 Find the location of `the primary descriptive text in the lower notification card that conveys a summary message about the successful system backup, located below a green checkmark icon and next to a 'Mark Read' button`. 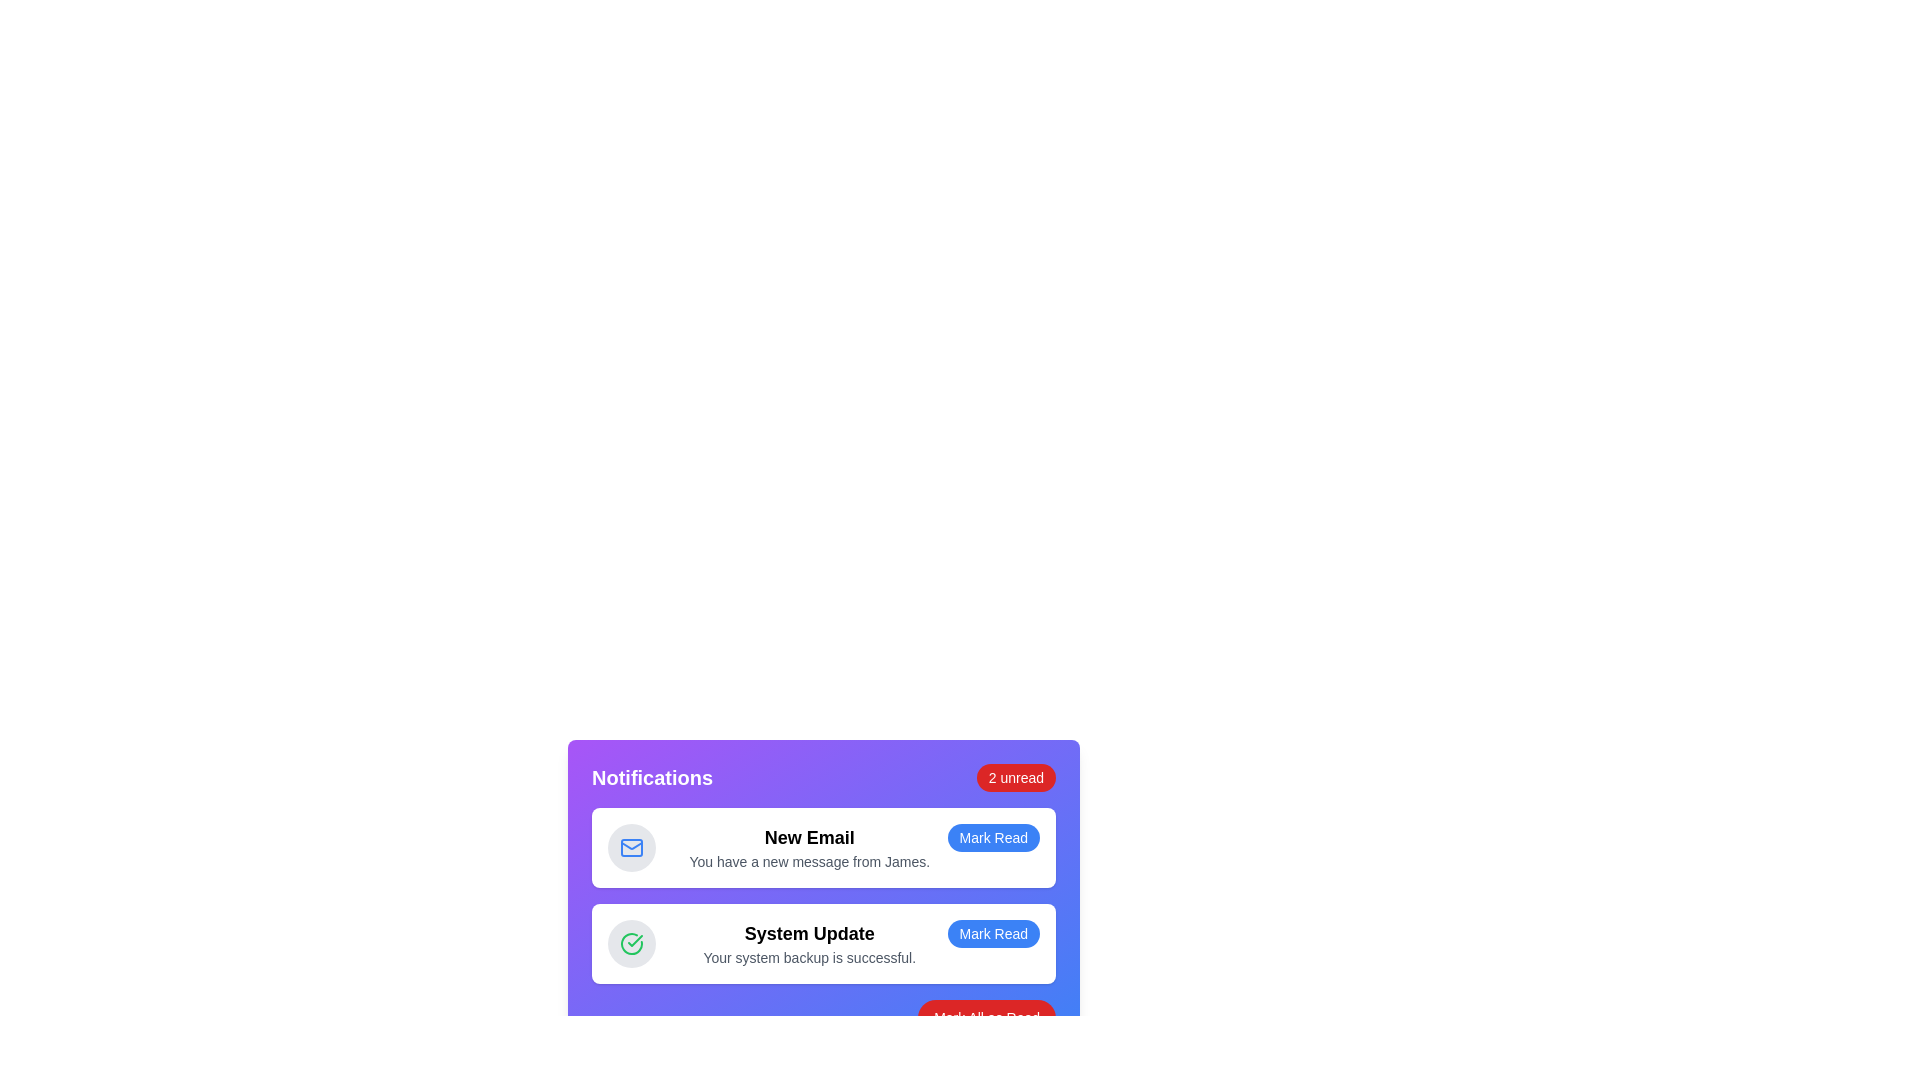

the primary descriptive text in the lower notification card that conveys a summary message about the successful system backup, located below a green checkmark icon and next to a 'Mark Read' button is located at coordinates (809, 944).